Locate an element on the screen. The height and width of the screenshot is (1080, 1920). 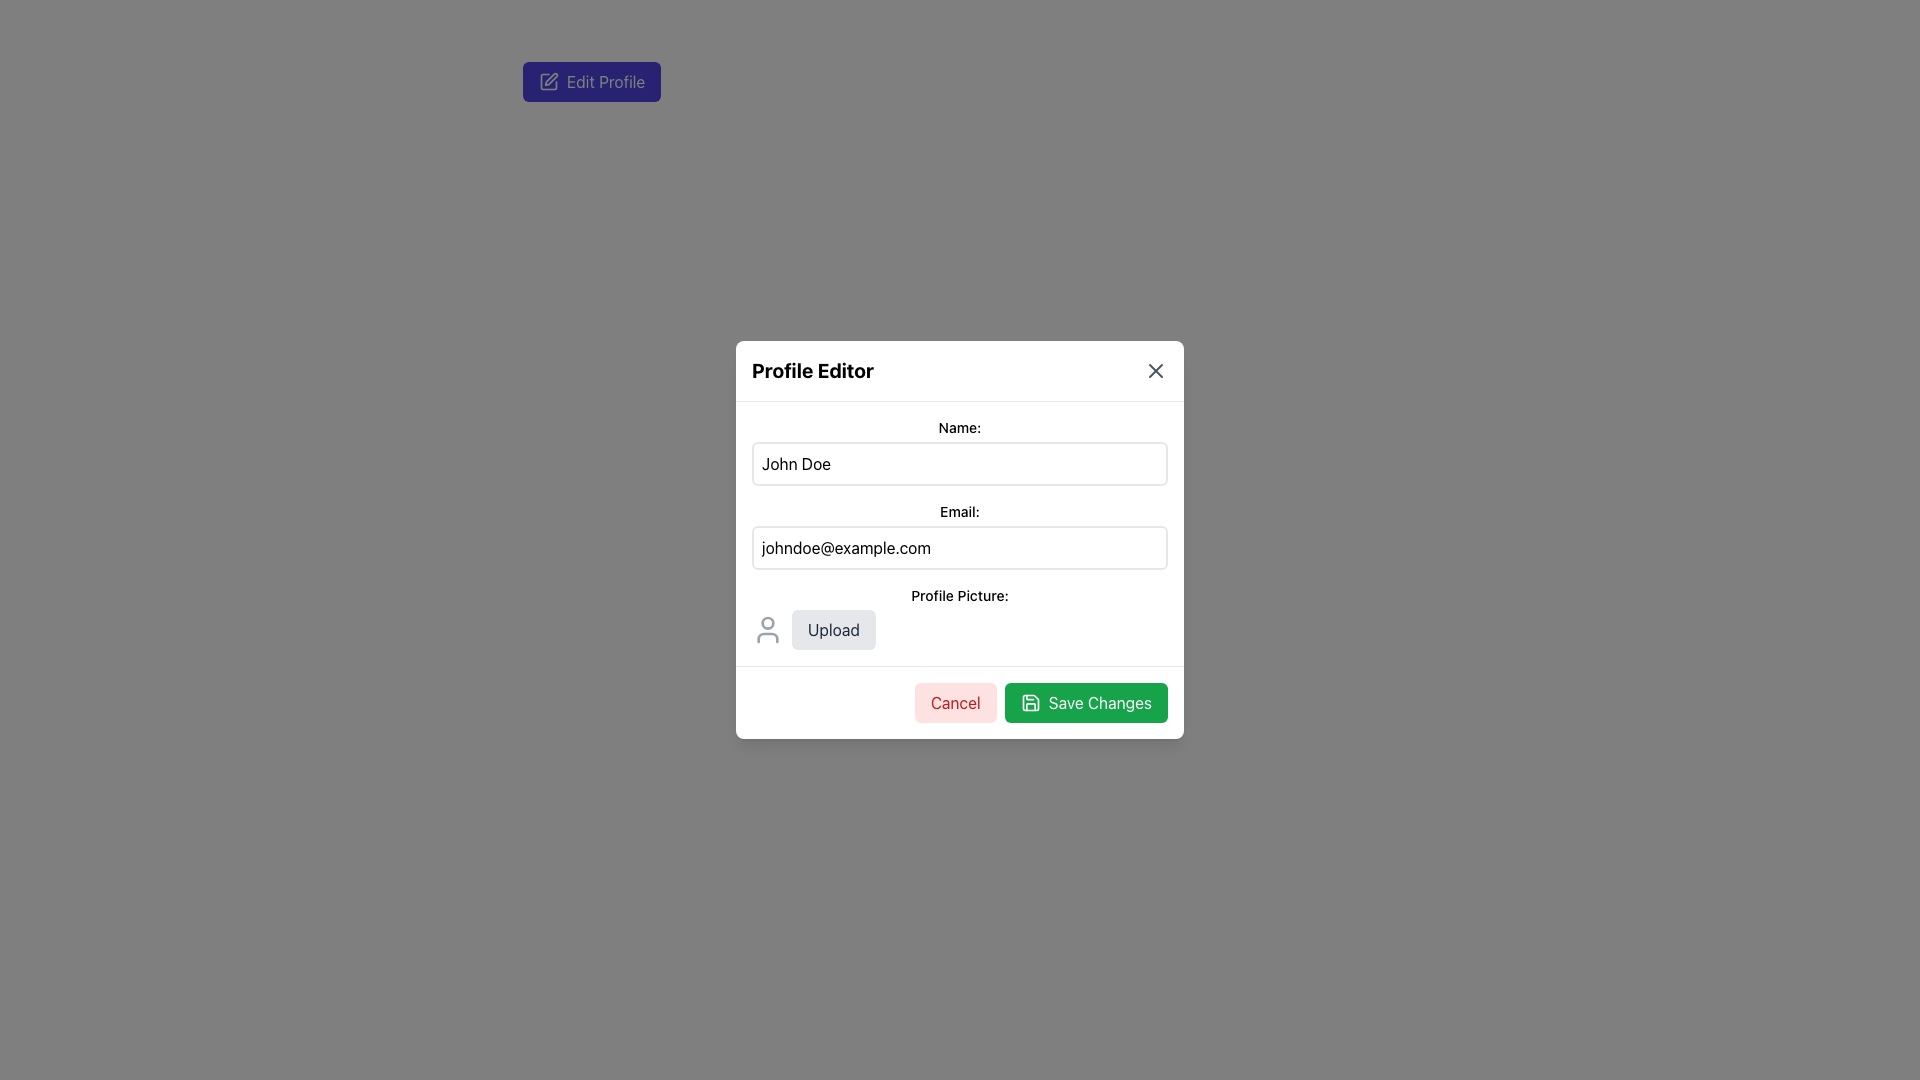
the indigo 'Edit Profile' button with a pen icon is located at coordinates (591, 80).